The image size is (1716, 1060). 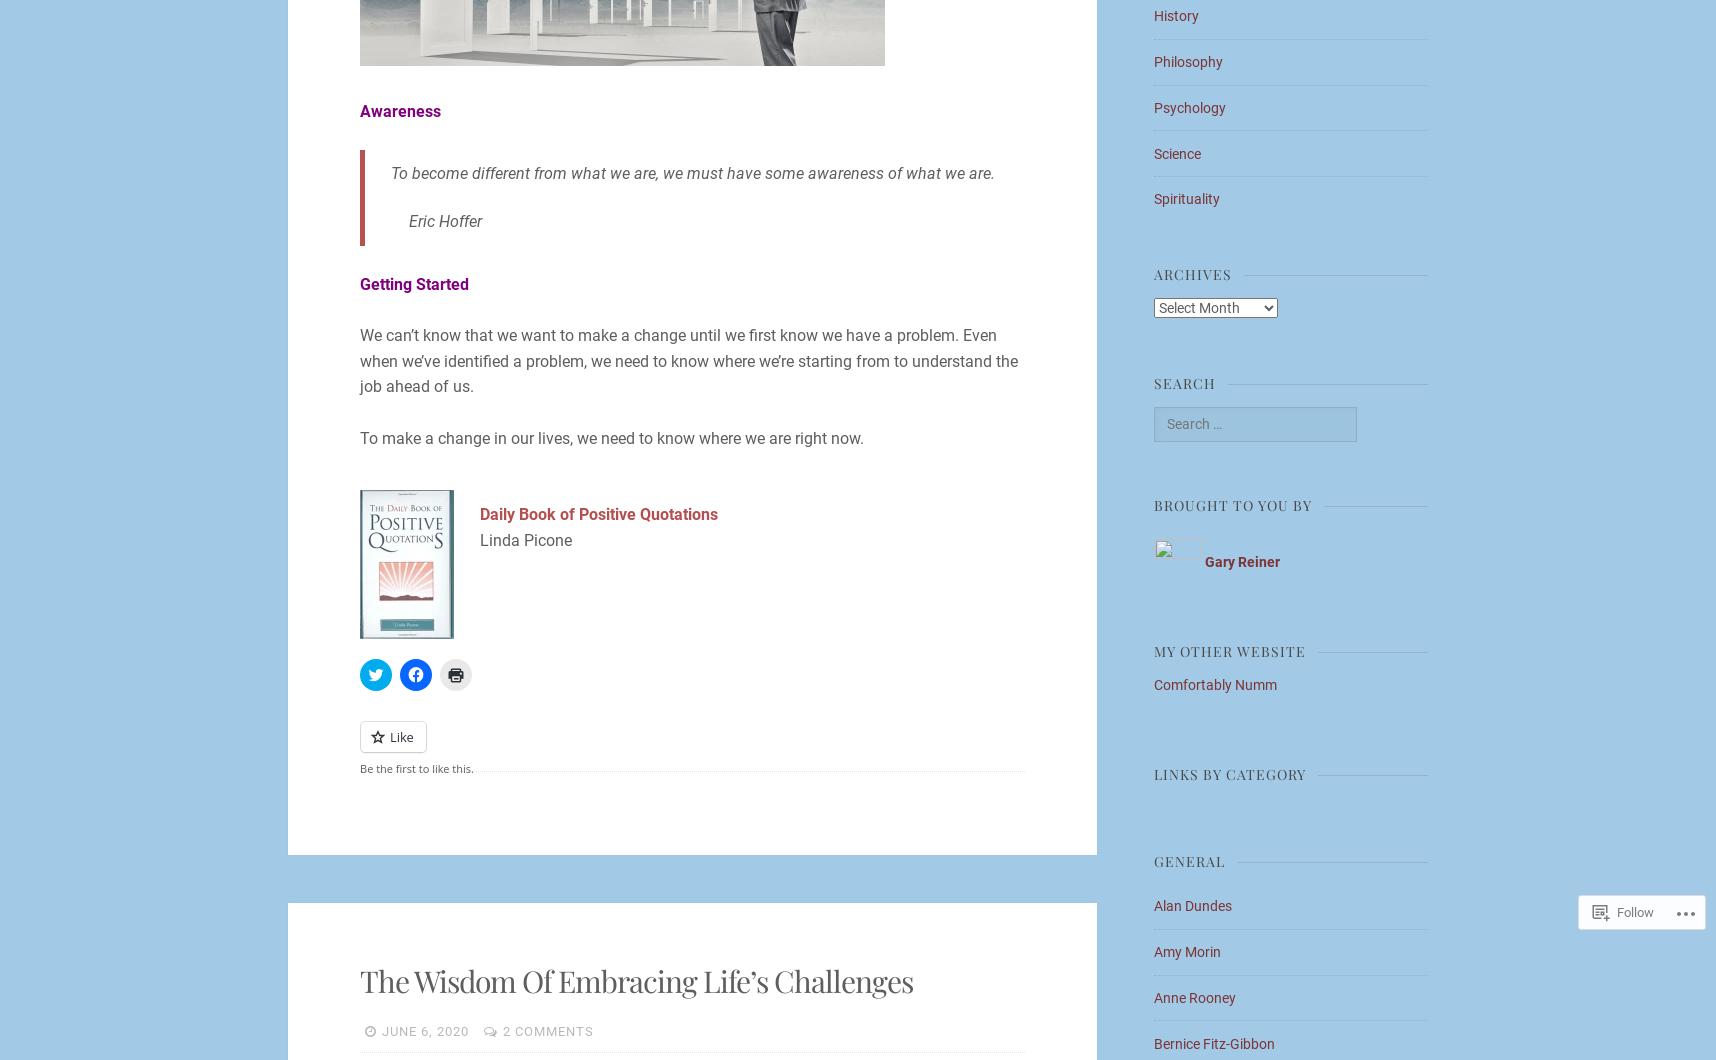 I want to click on 'Alan Dundes', so click(x=1153, y=905).